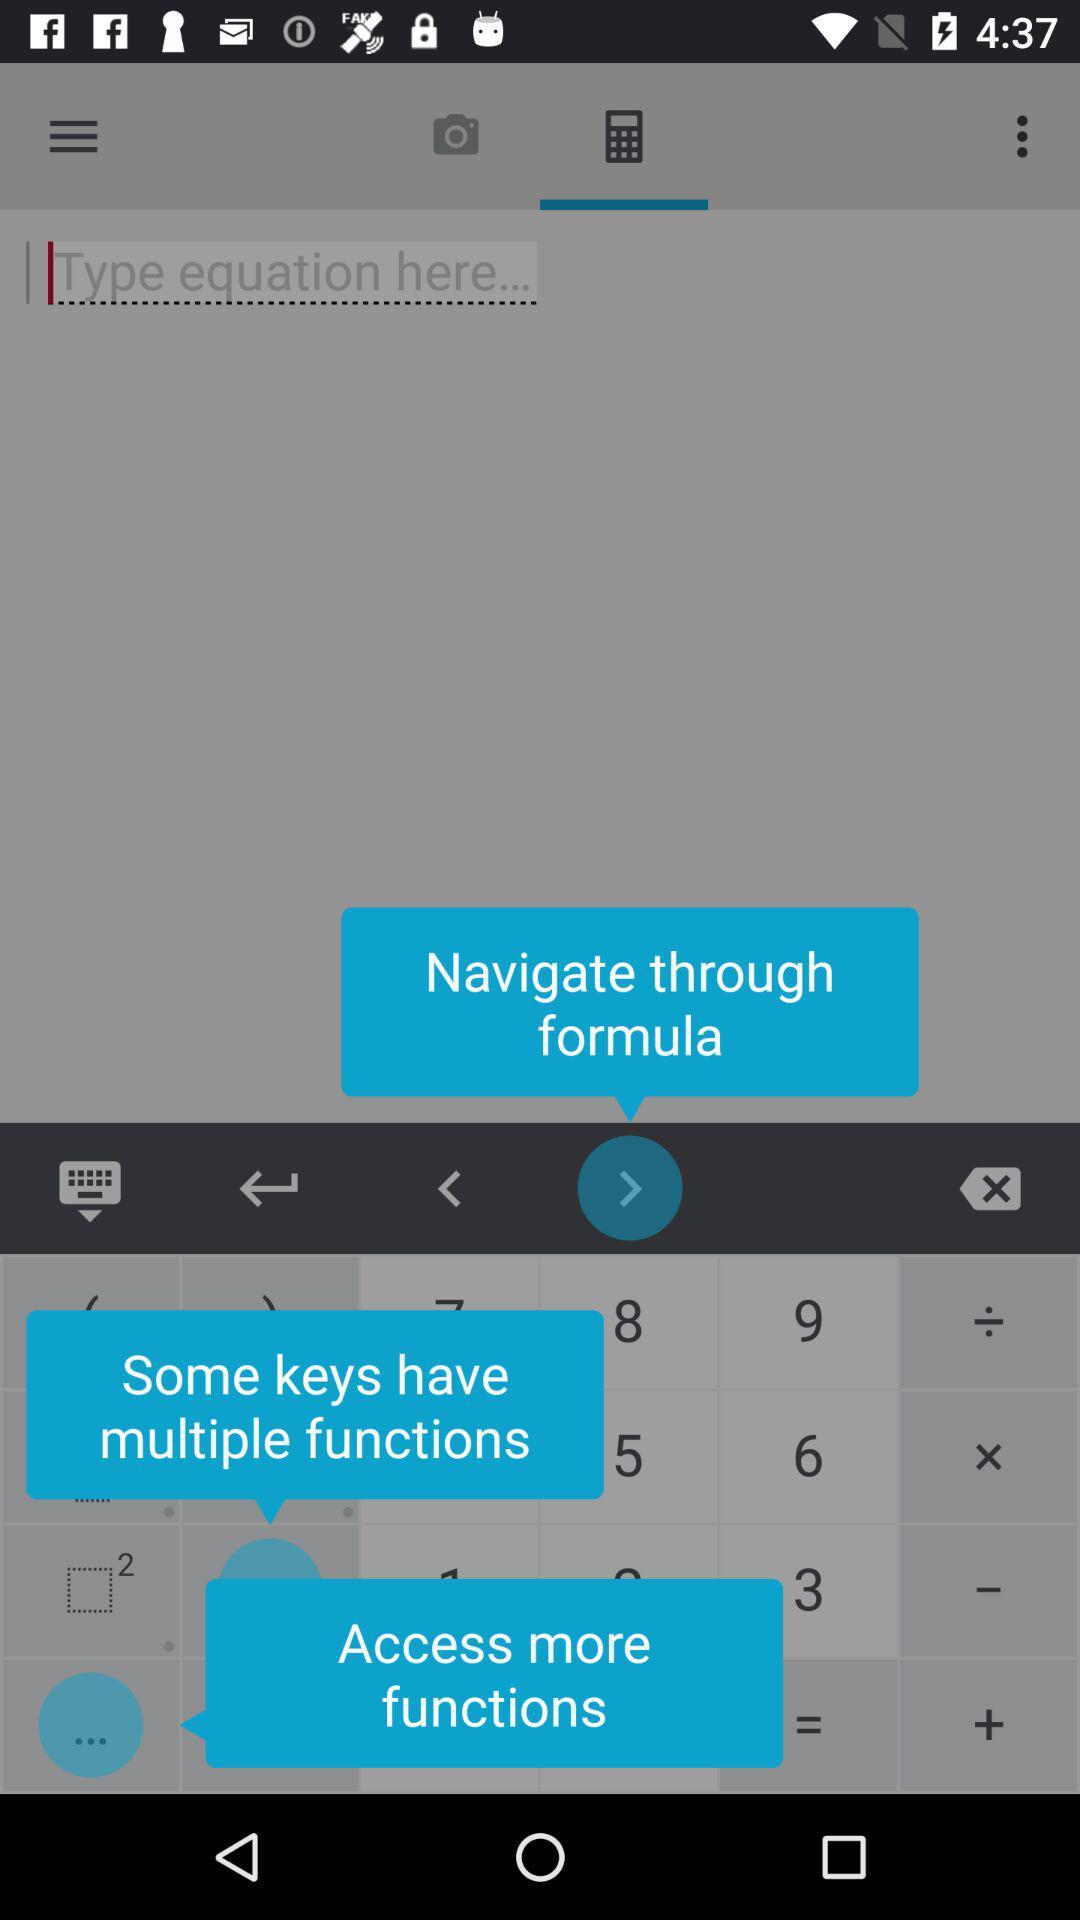  What do you see at coordinates (628, 1188) in the screenshot?
I see `this button is use to navigate through formula` at bounding box center [628, 1188].